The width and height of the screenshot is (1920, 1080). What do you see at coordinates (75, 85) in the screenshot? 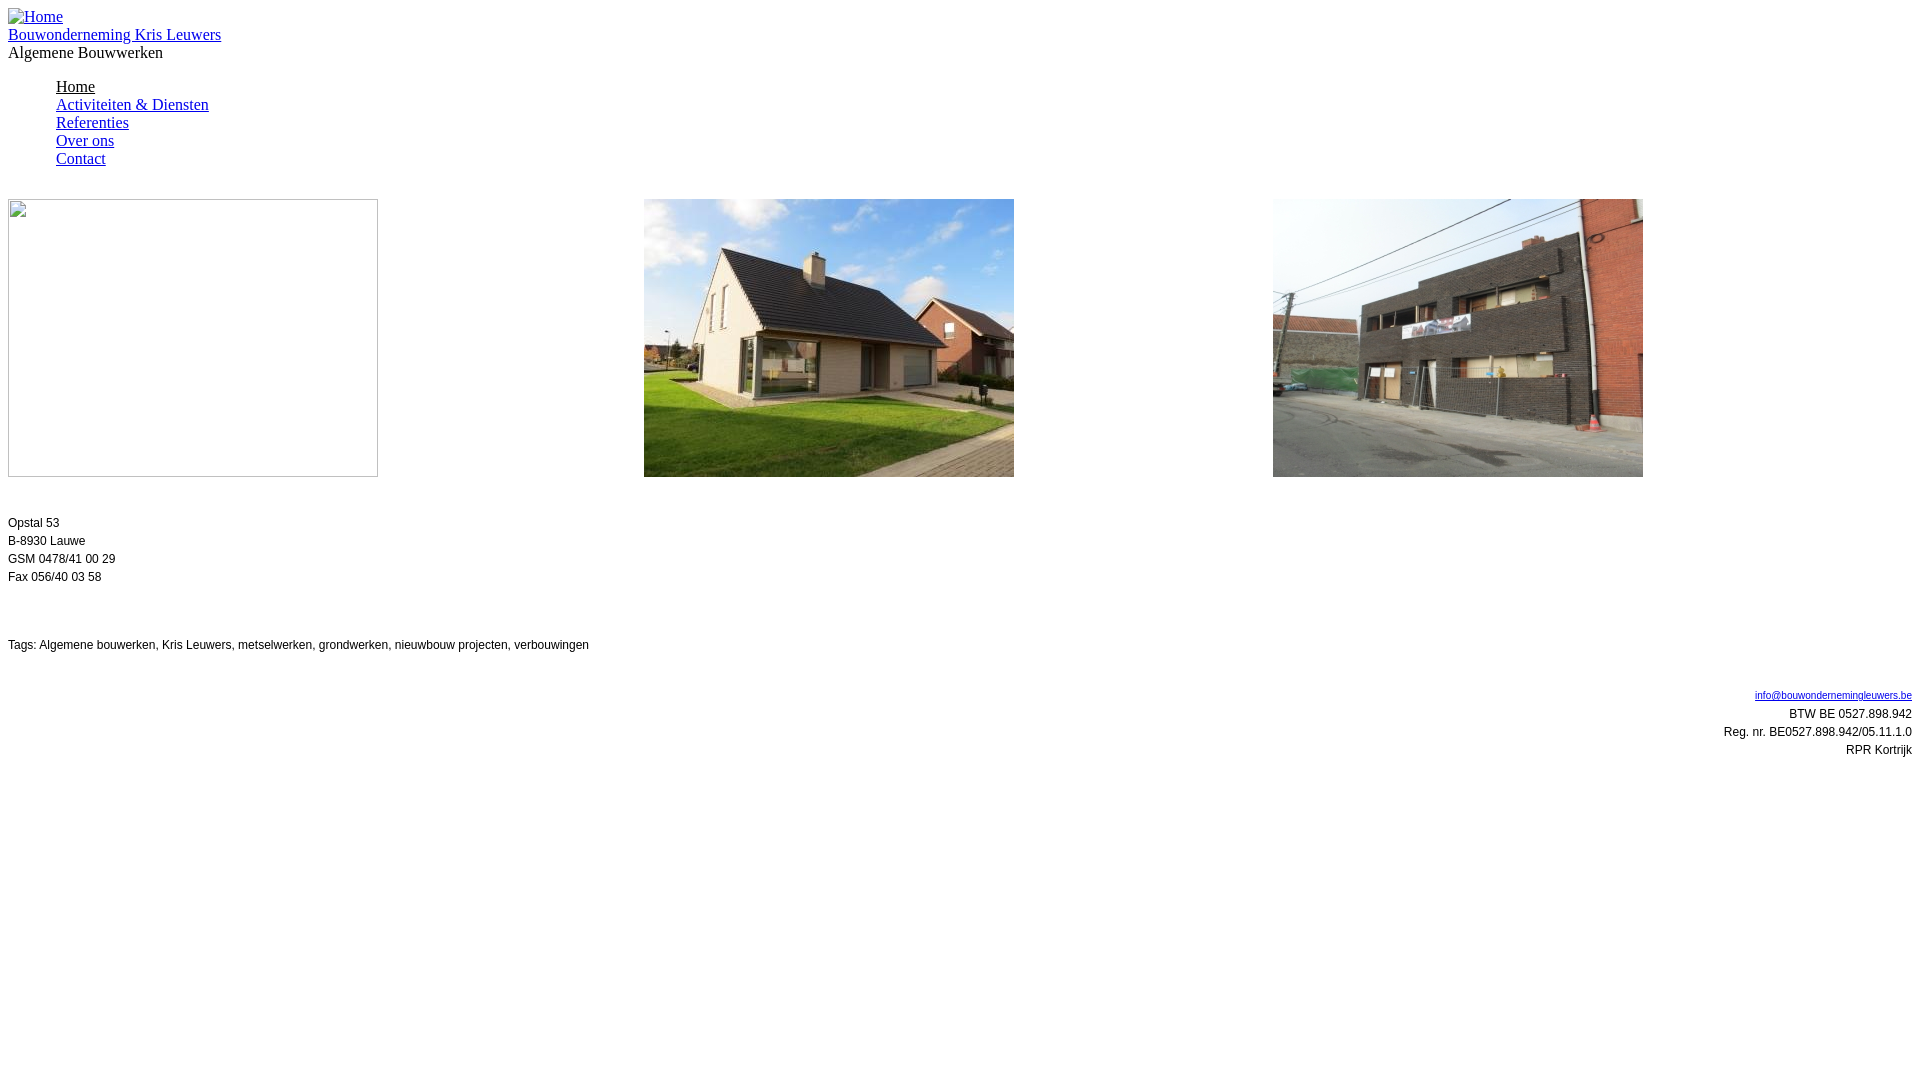
I see `'Home'` at bounding box center [75, 85].